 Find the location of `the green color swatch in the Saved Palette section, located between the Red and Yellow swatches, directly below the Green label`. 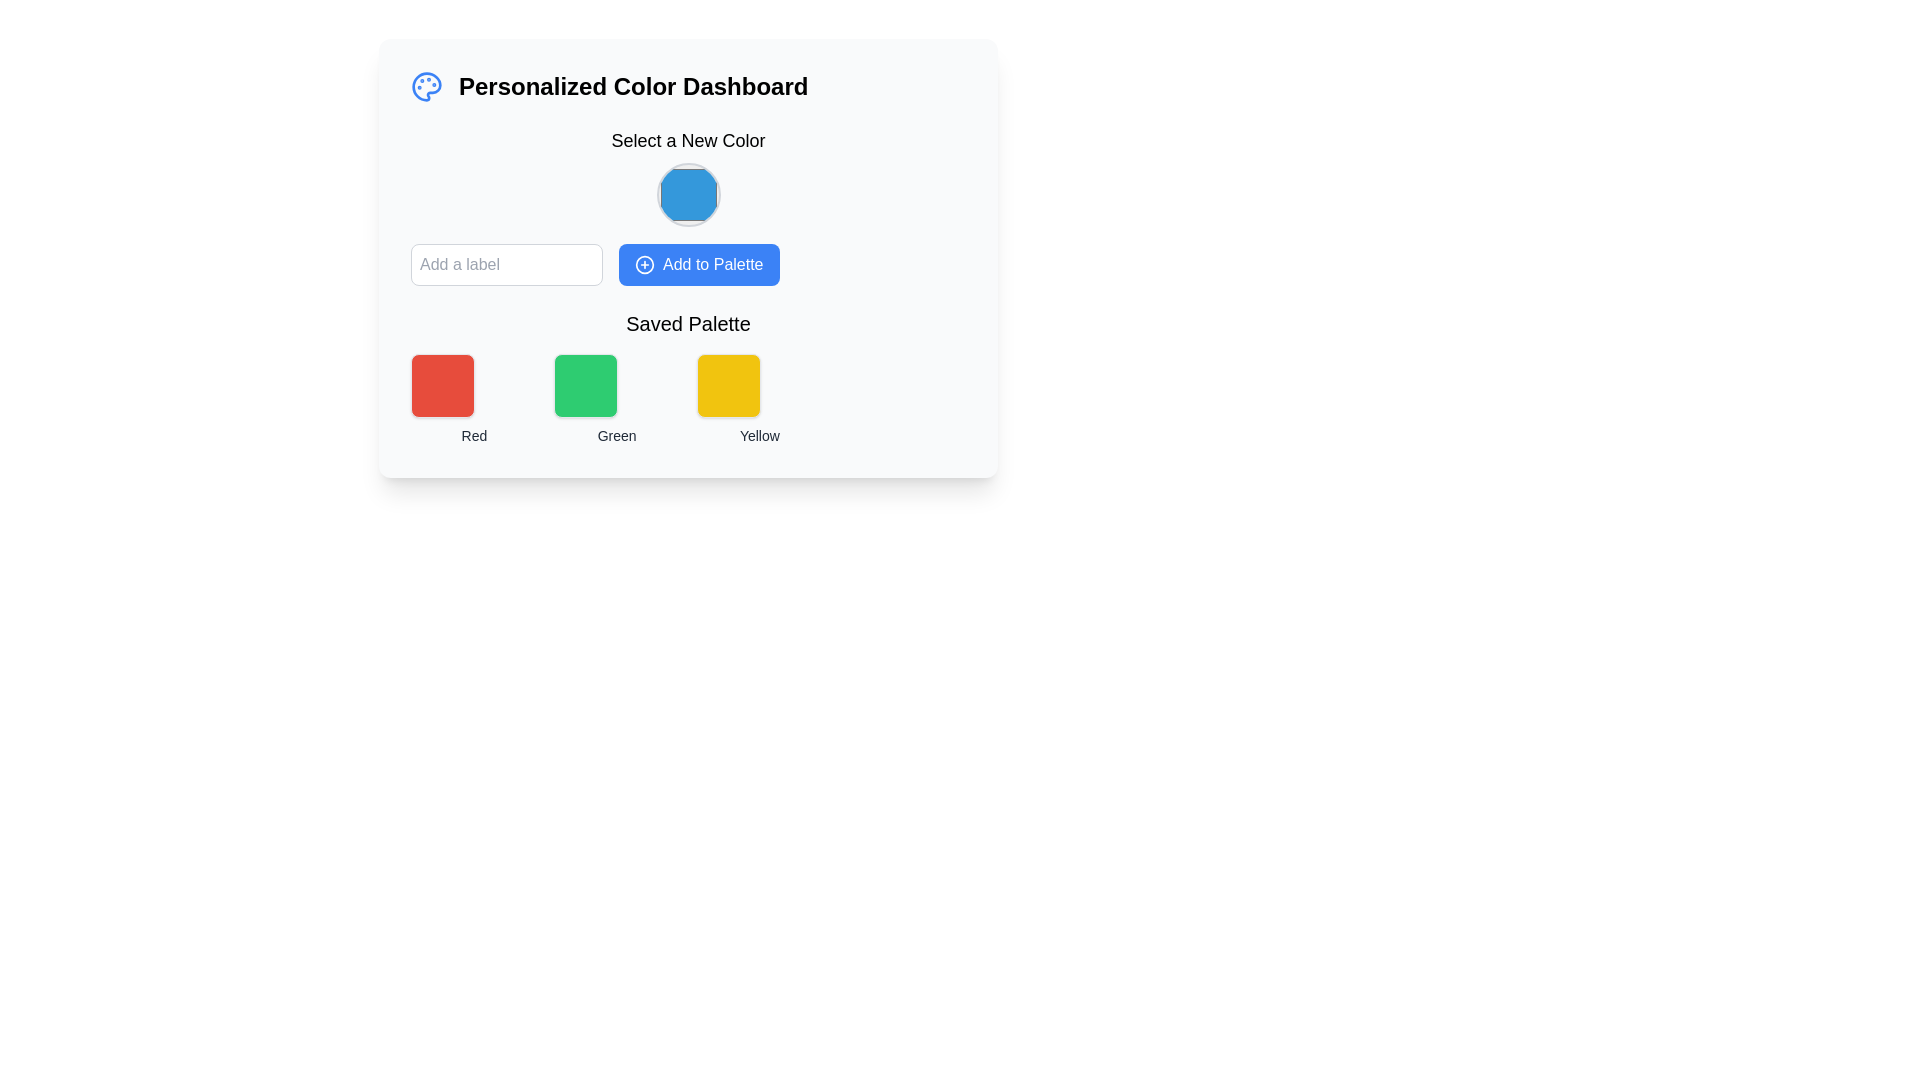

the green color swatch in the Saved Palette section, located between the Red and Yellow swatches, directly below the Green label is located at coordinates (584, 385).